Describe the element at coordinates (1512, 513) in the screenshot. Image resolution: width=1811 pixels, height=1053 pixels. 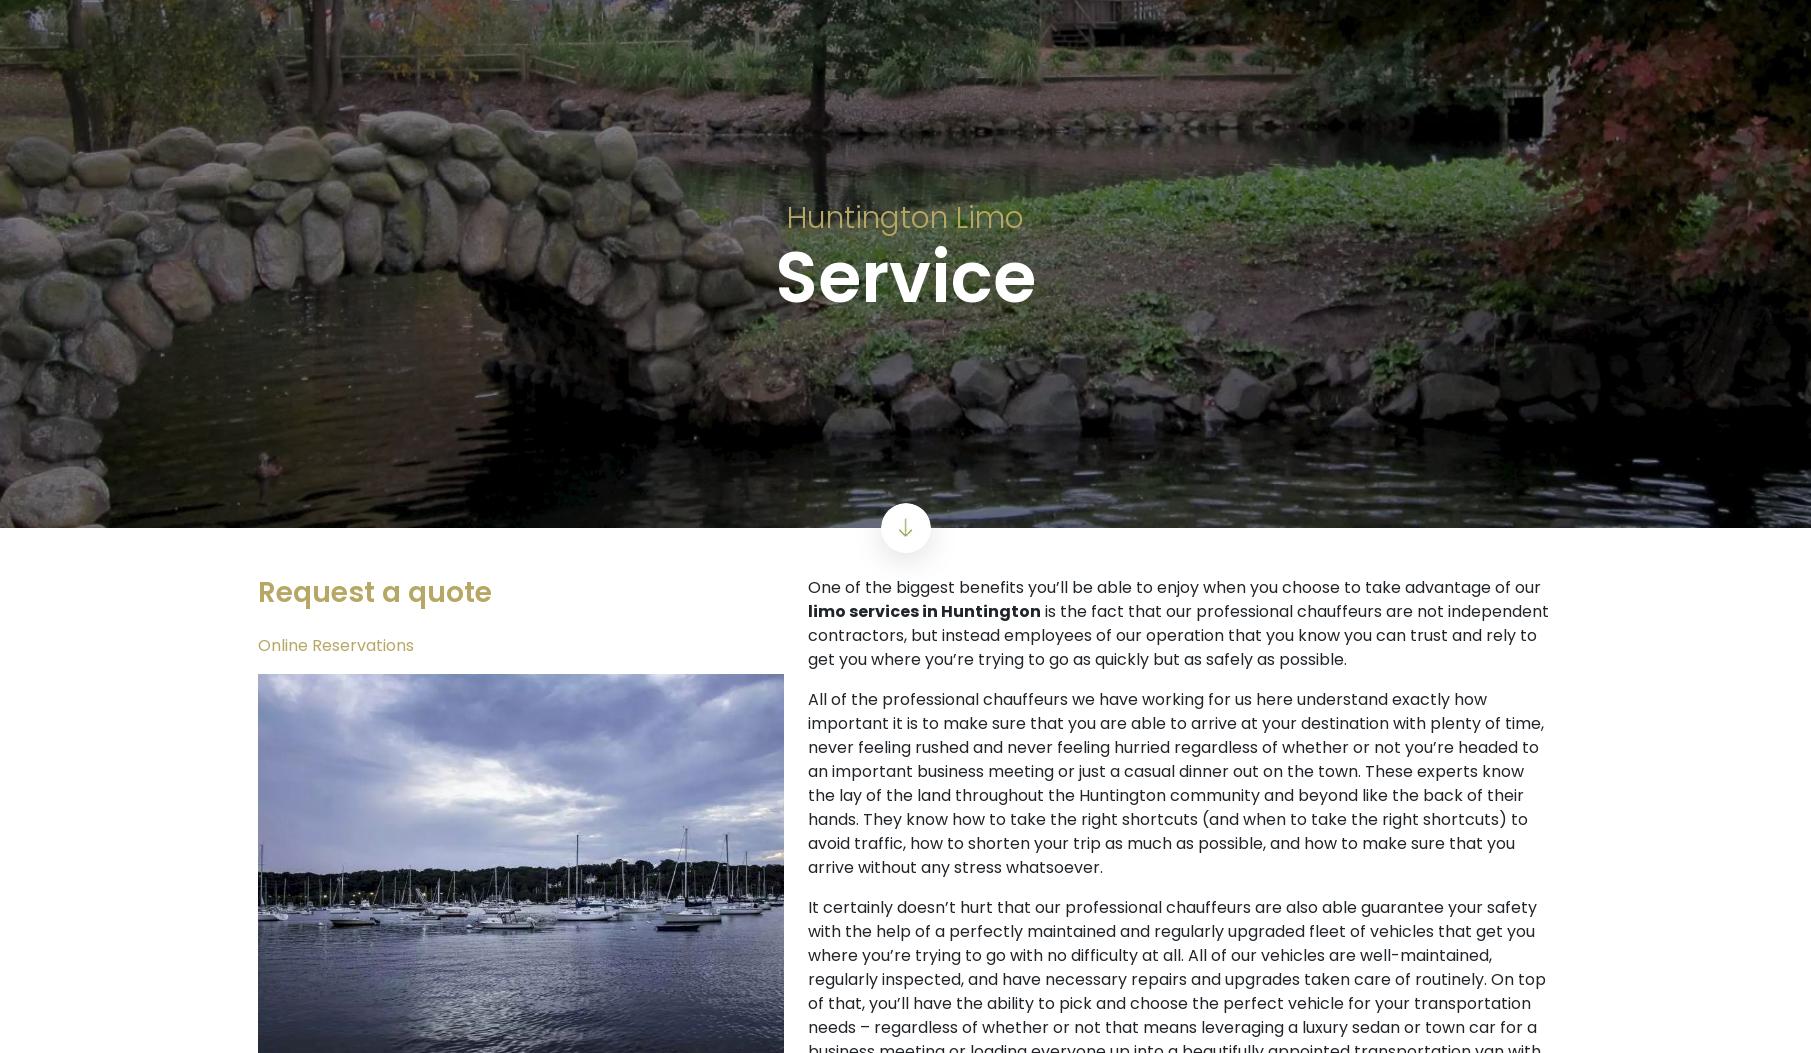
I see `'>'` at that location.